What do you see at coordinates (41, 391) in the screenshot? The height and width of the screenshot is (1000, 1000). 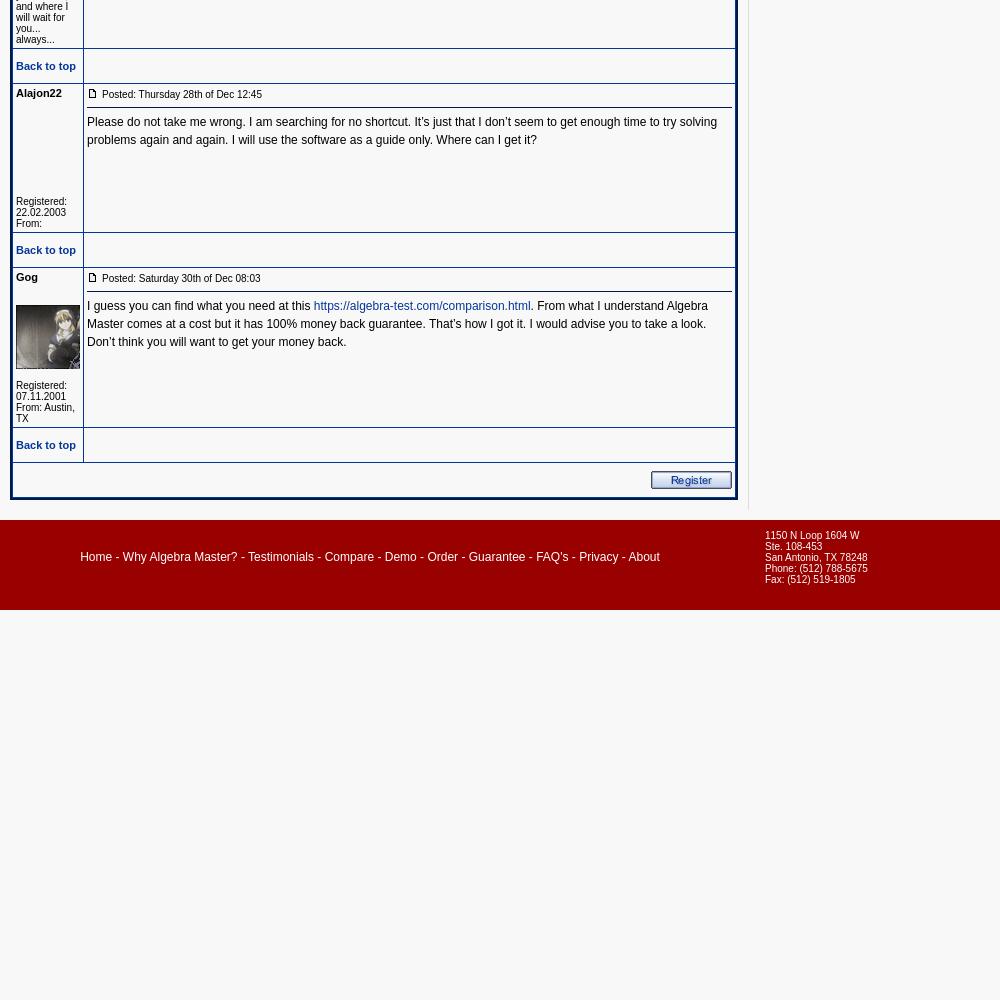 I see `'Registered: 07.11.2001'` at bounding box center [41, 391].